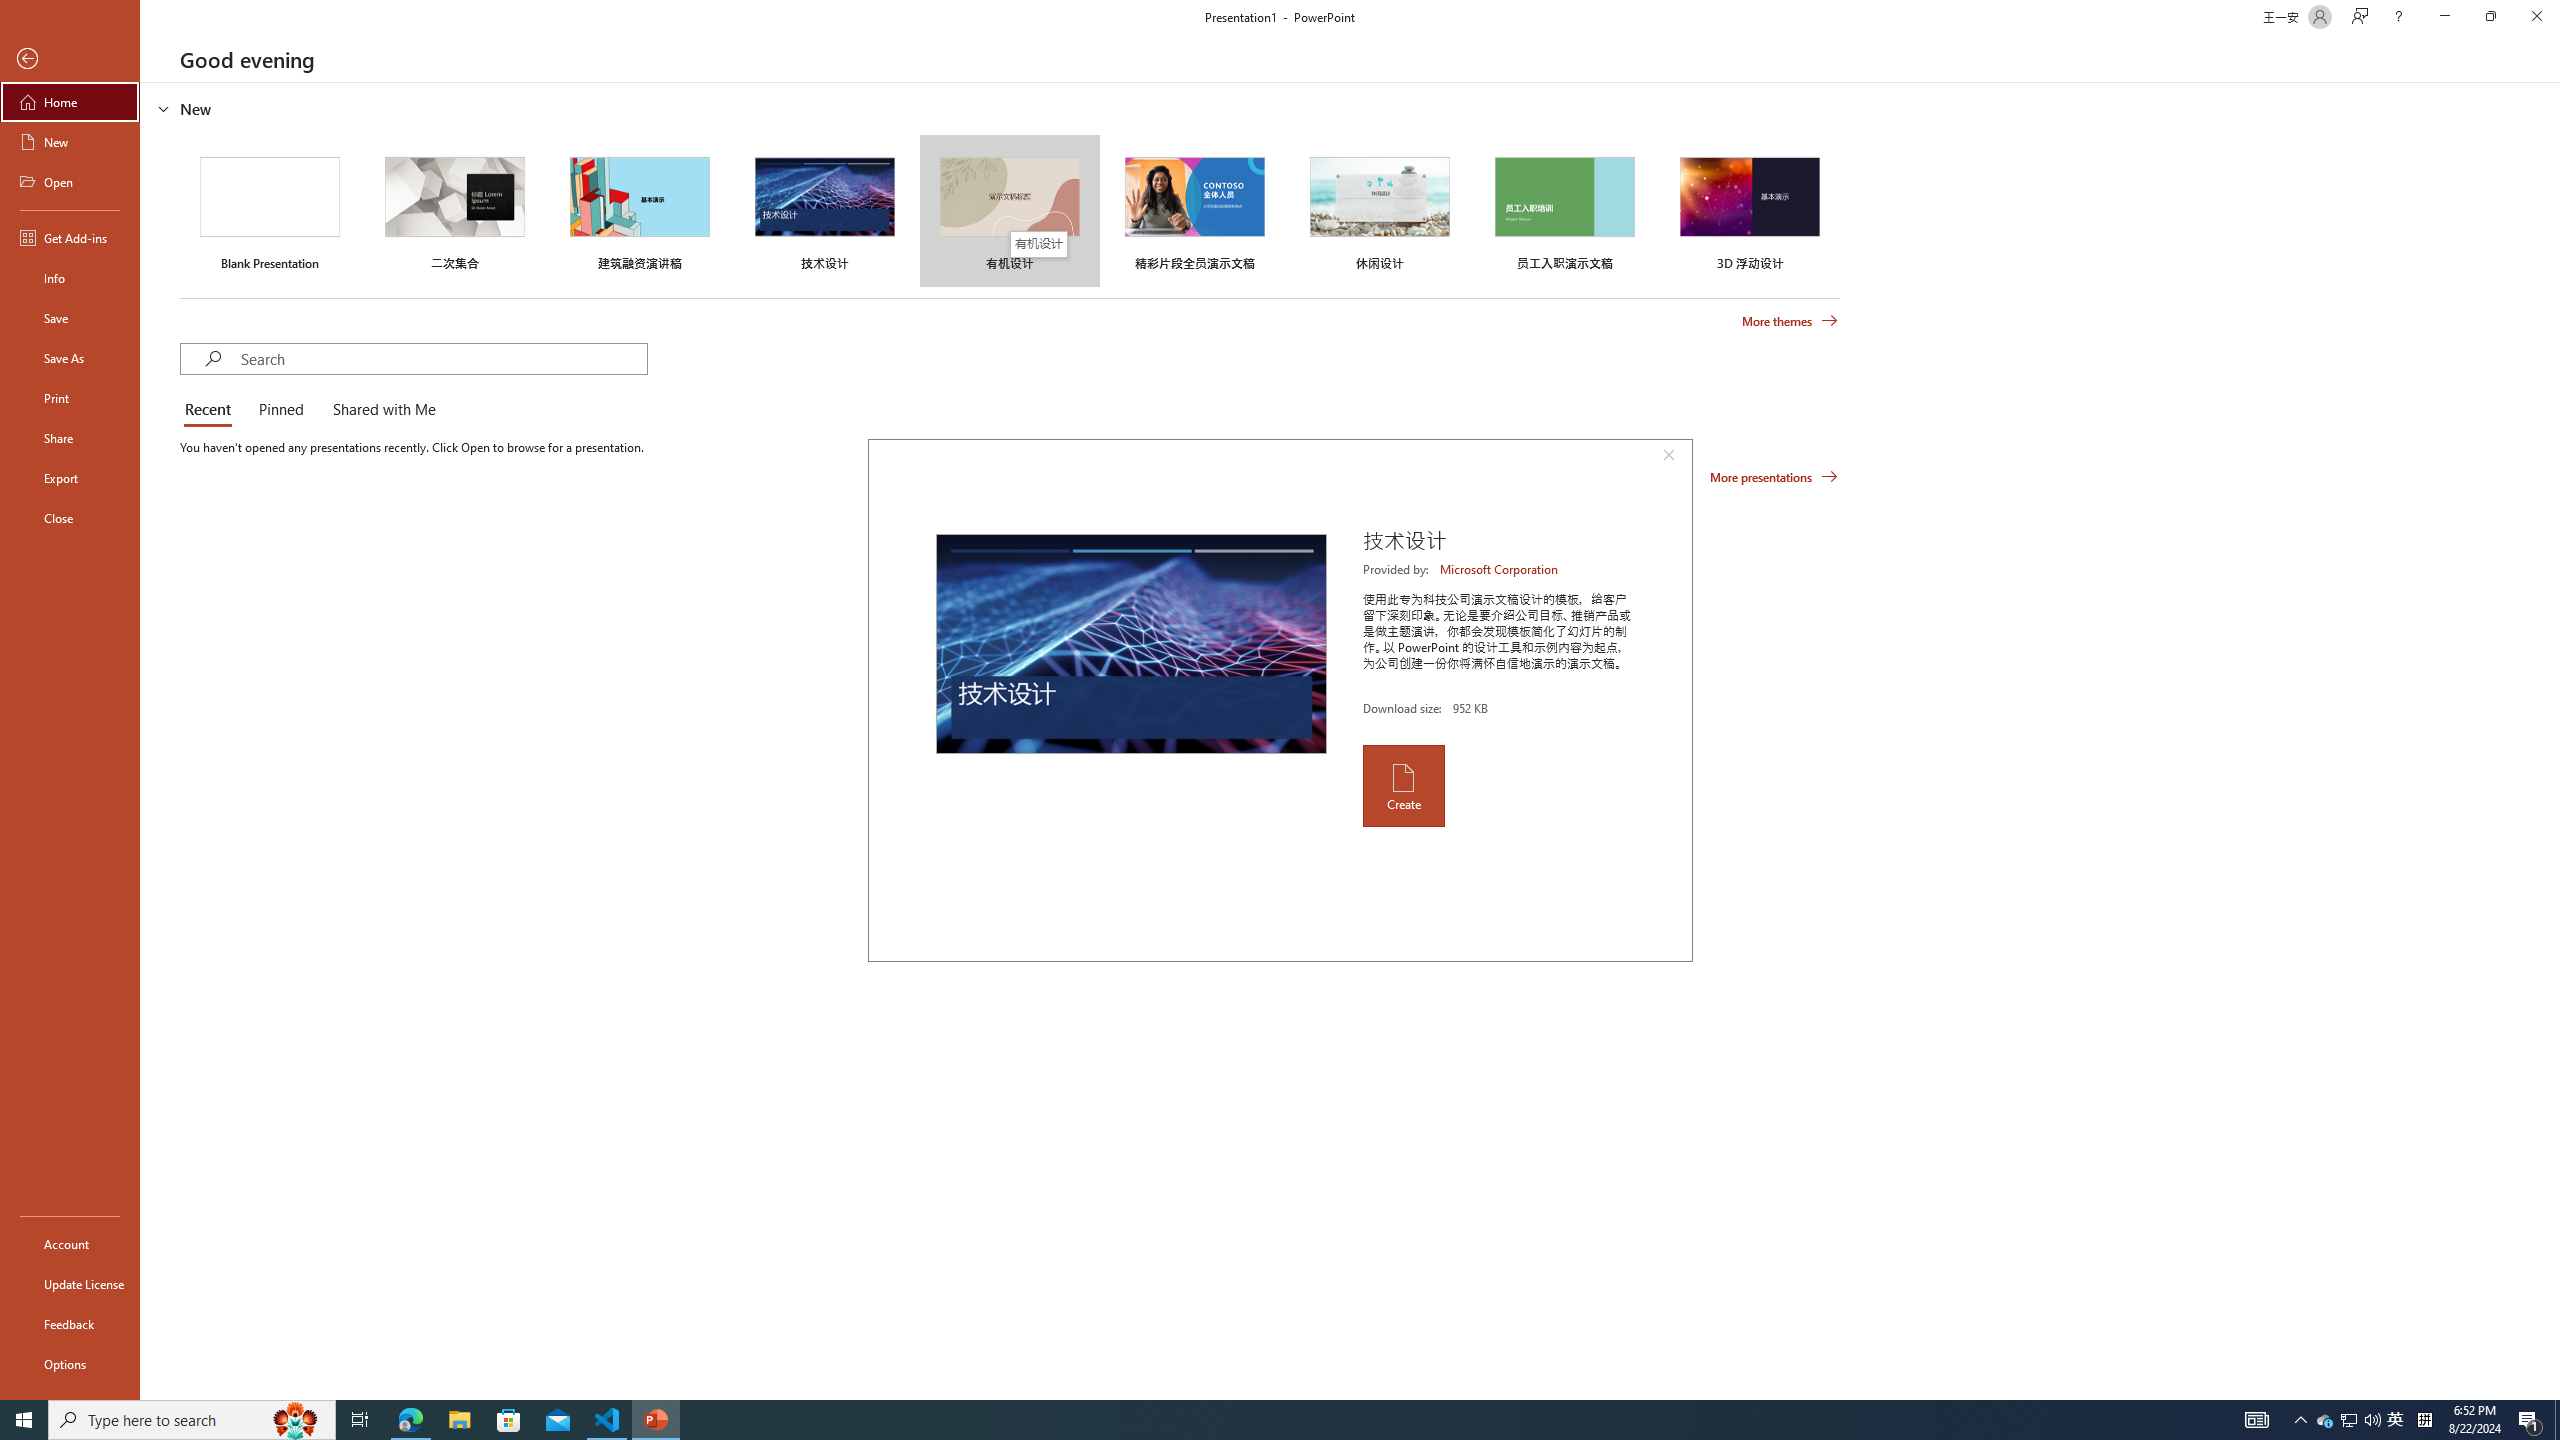  I want to click on 'New', so click(69, 141).